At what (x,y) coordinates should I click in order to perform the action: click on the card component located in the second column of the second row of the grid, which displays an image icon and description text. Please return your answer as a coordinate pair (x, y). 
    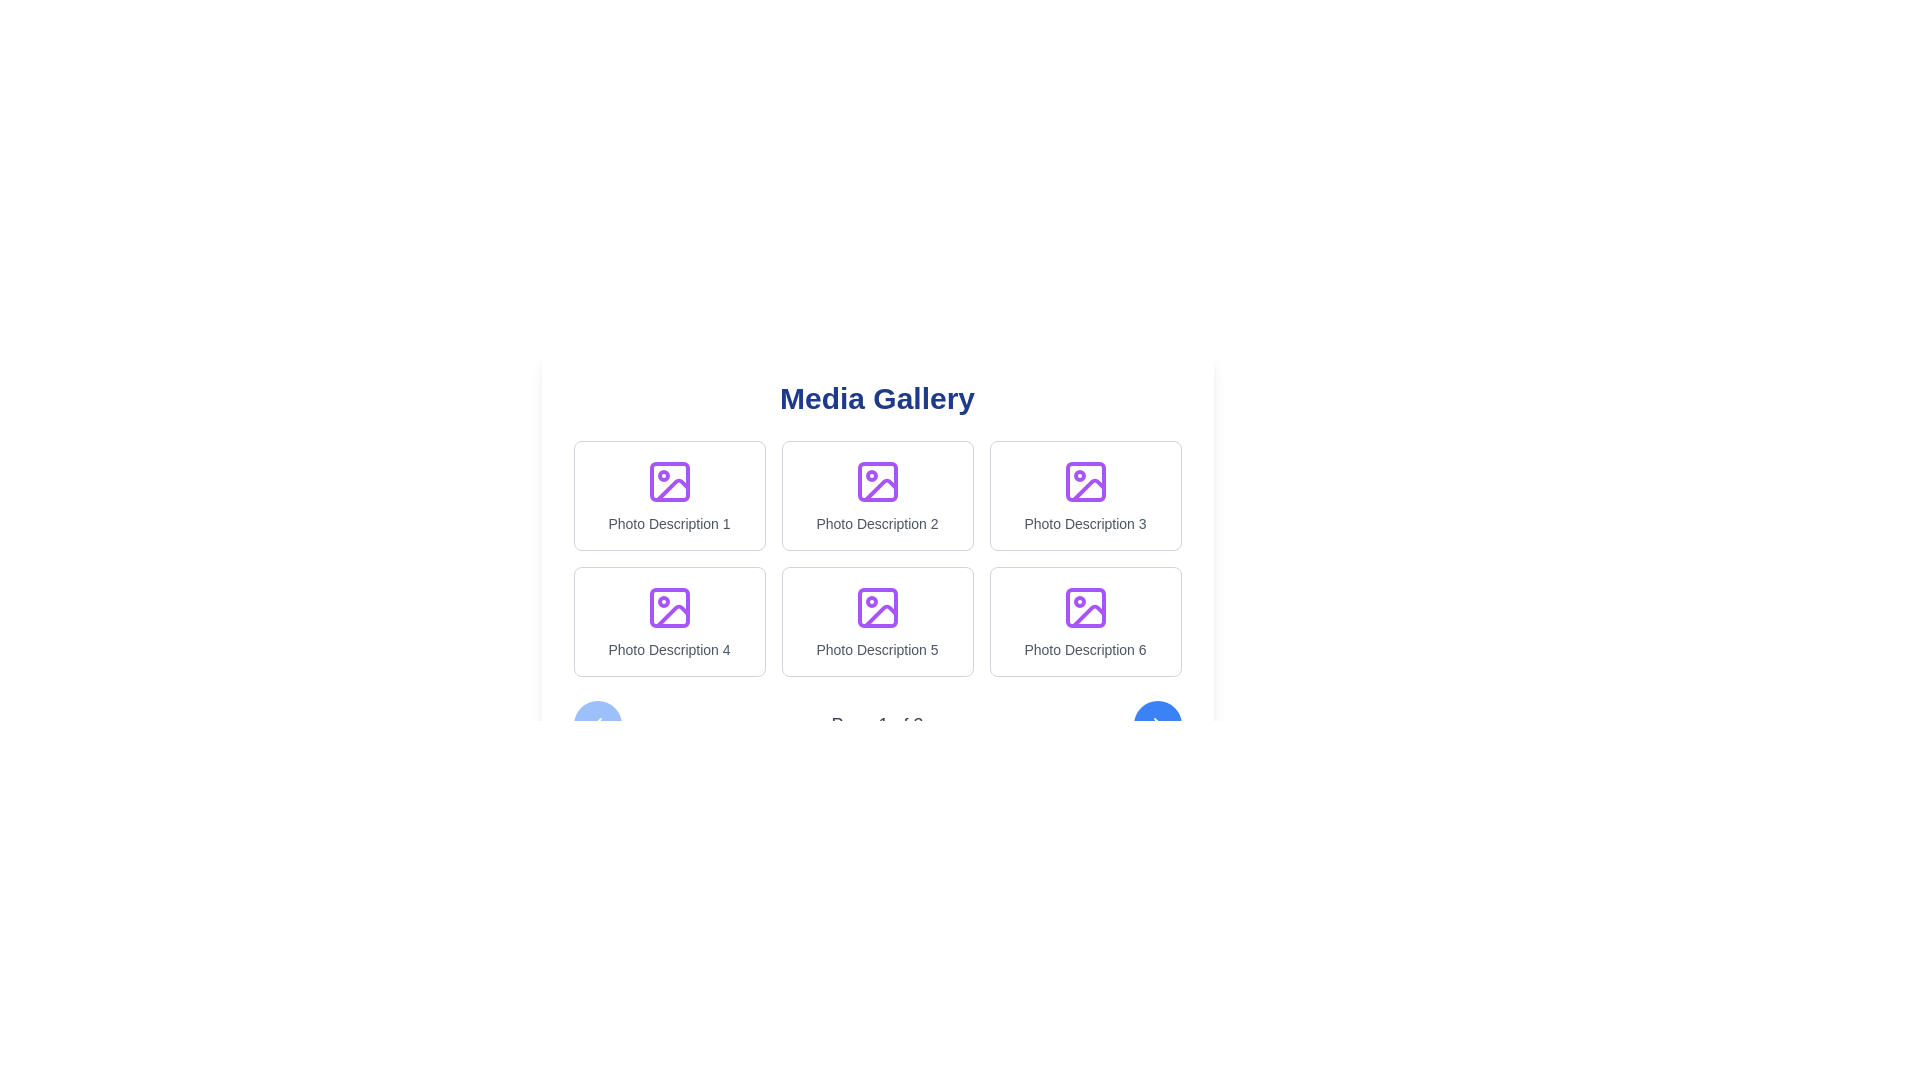
    Looking at the image, I should click on (877, 620).